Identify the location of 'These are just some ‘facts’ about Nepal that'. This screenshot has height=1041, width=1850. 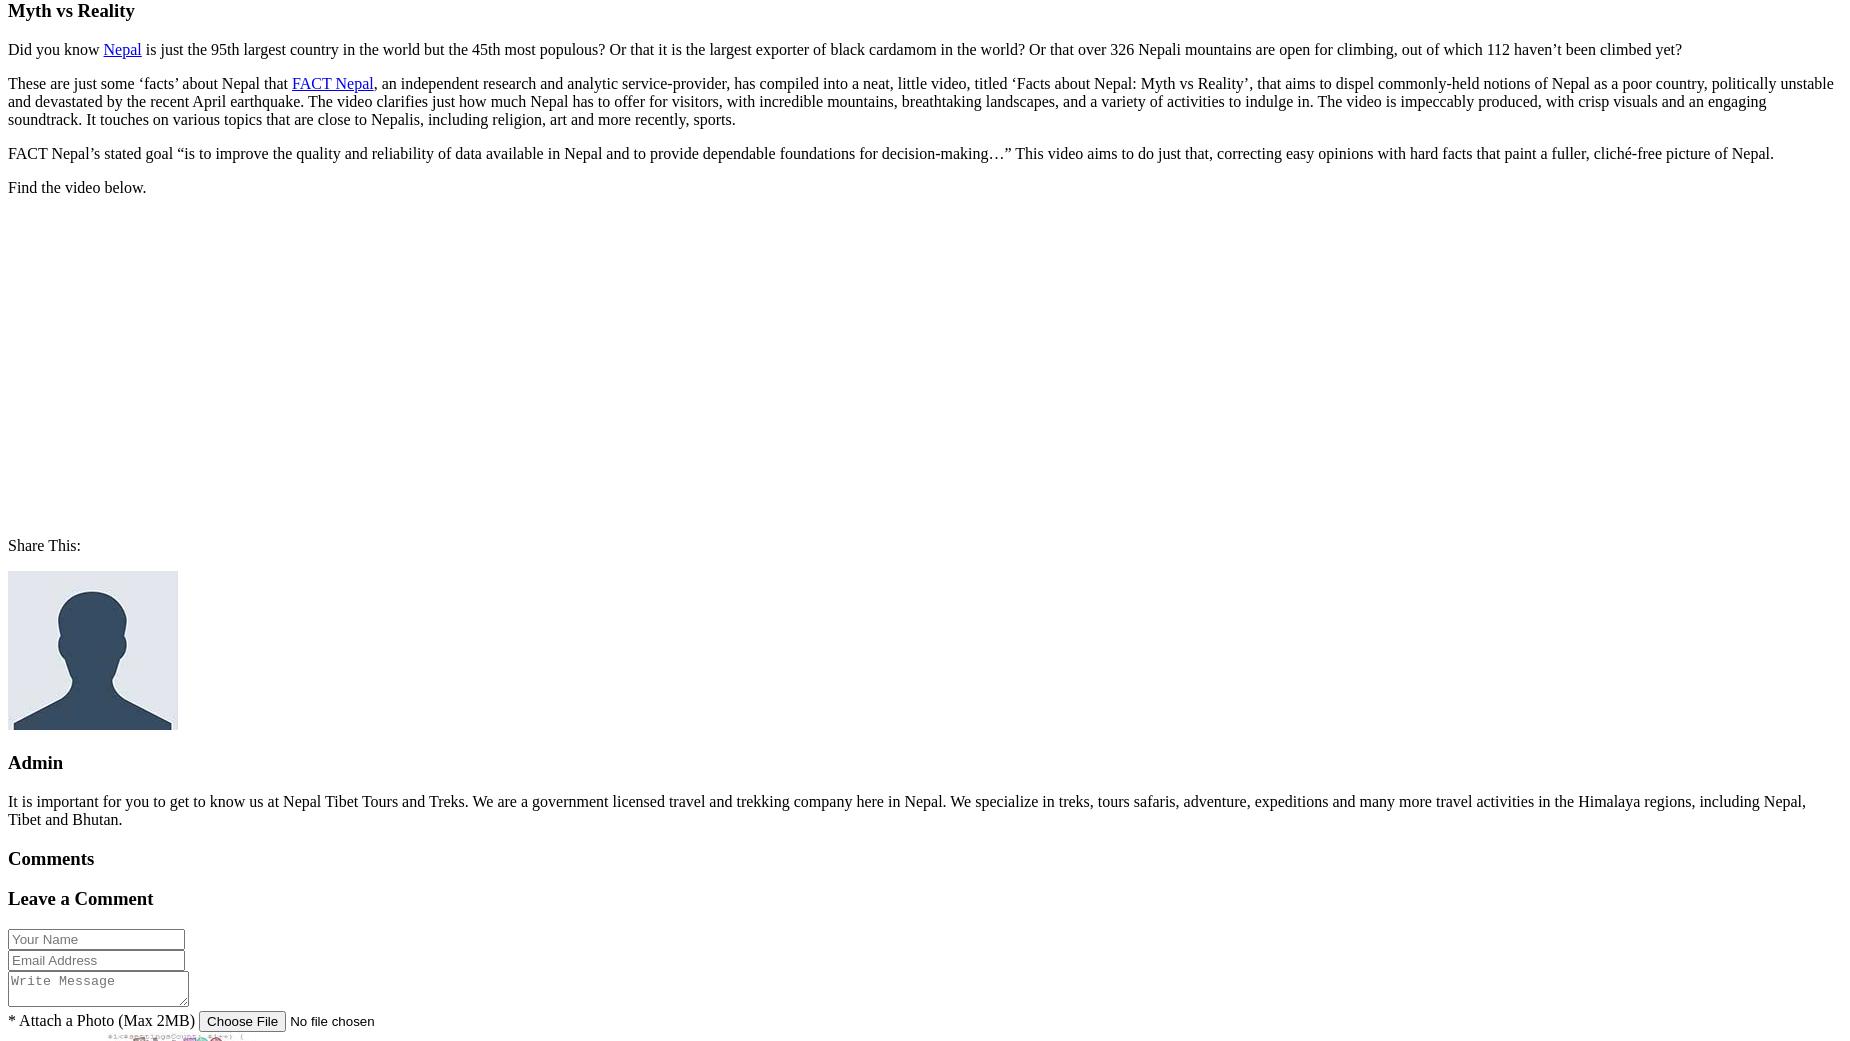
(149, 81).